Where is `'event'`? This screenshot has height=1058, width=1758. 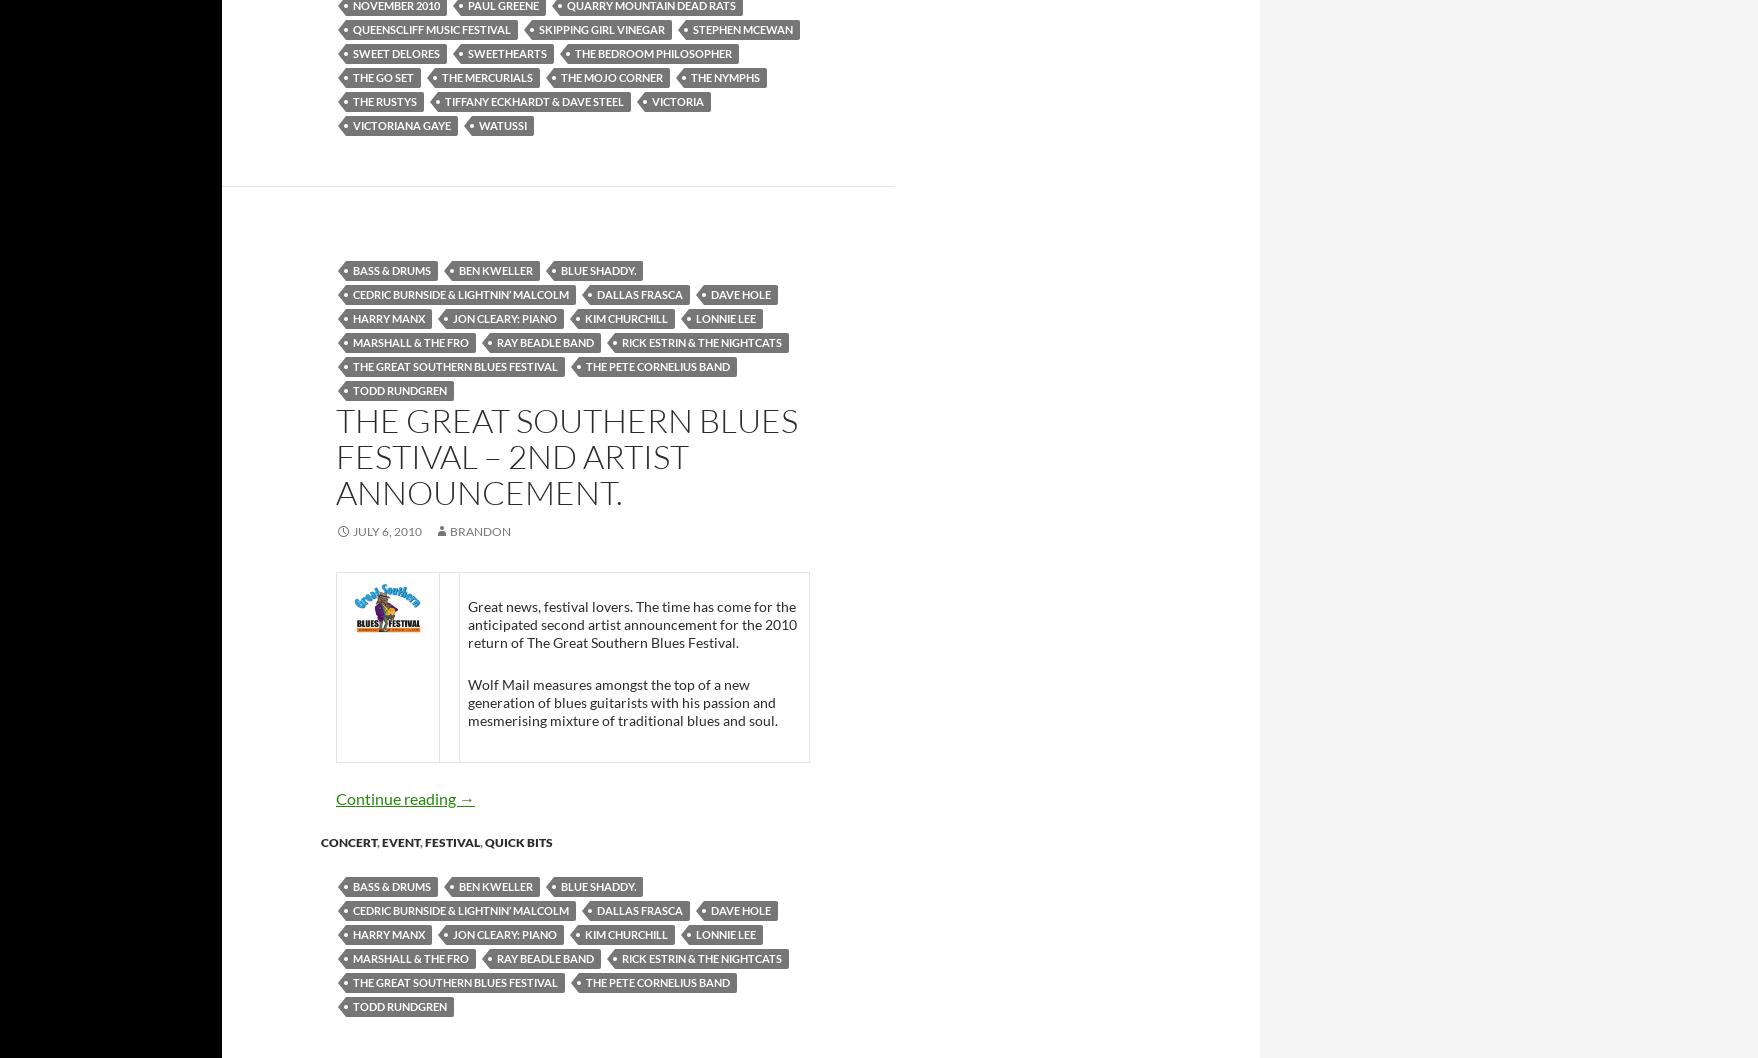 'event' is located at coordinates (400, 840).